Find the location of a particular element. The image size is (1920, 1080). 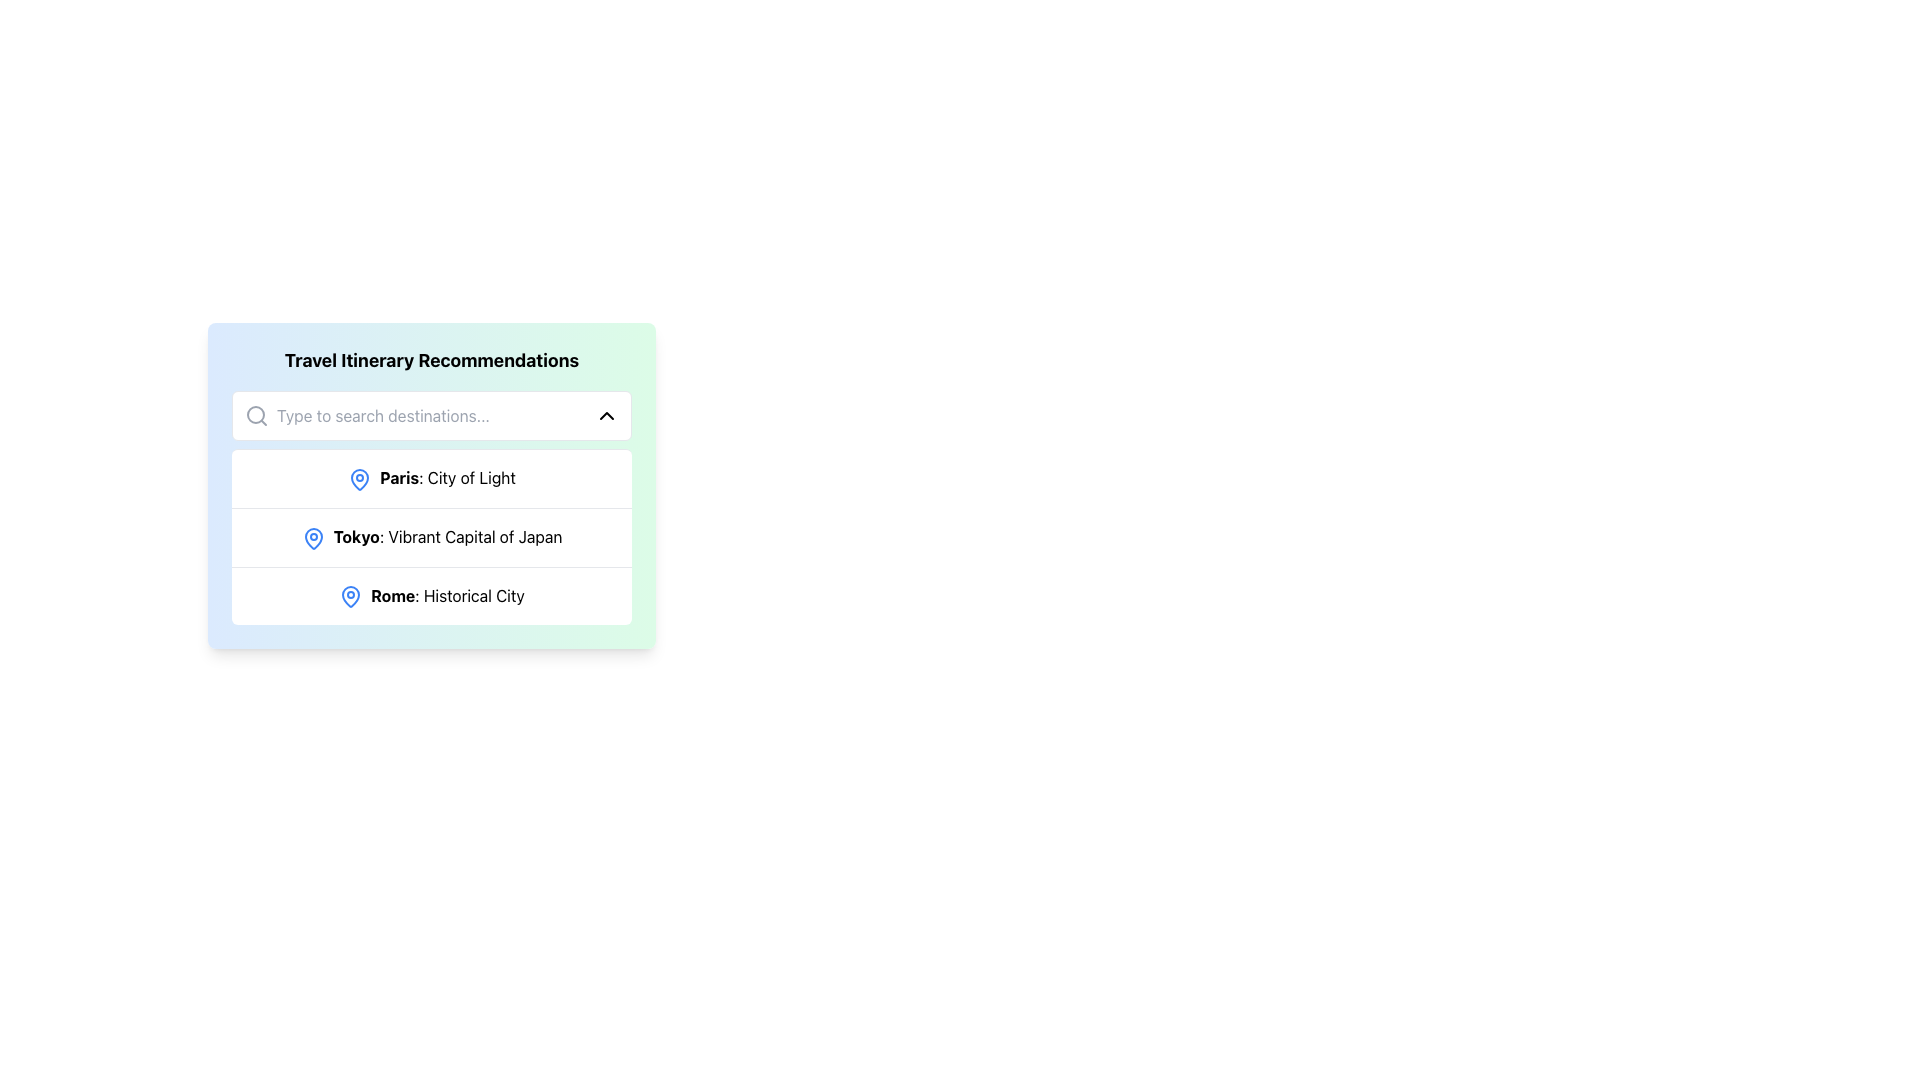

the first list item titled 'Paris: City of Light' with a blue map pin icon is located at coordinates (431, 478).